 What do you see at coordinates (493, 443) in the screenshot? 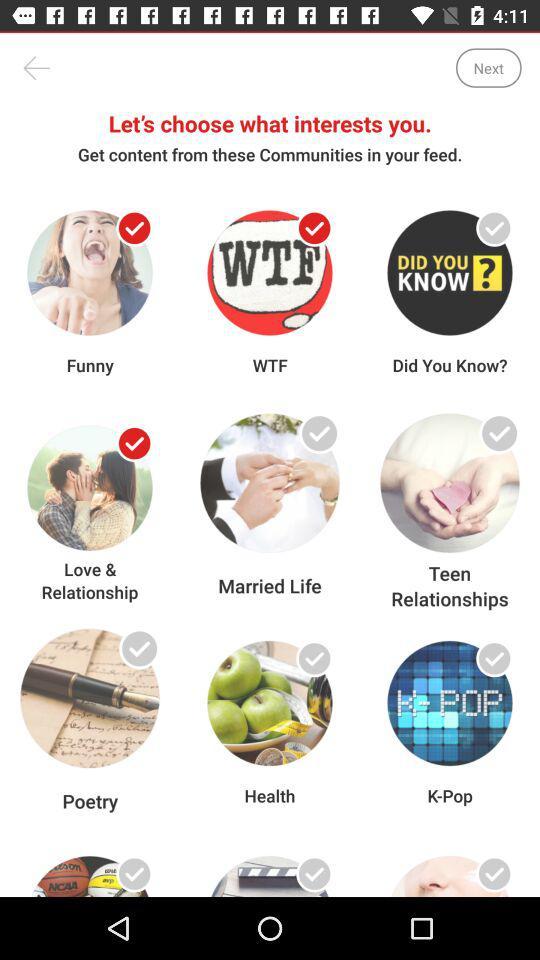
I see `to favorites` at bounding box center [493, 443].